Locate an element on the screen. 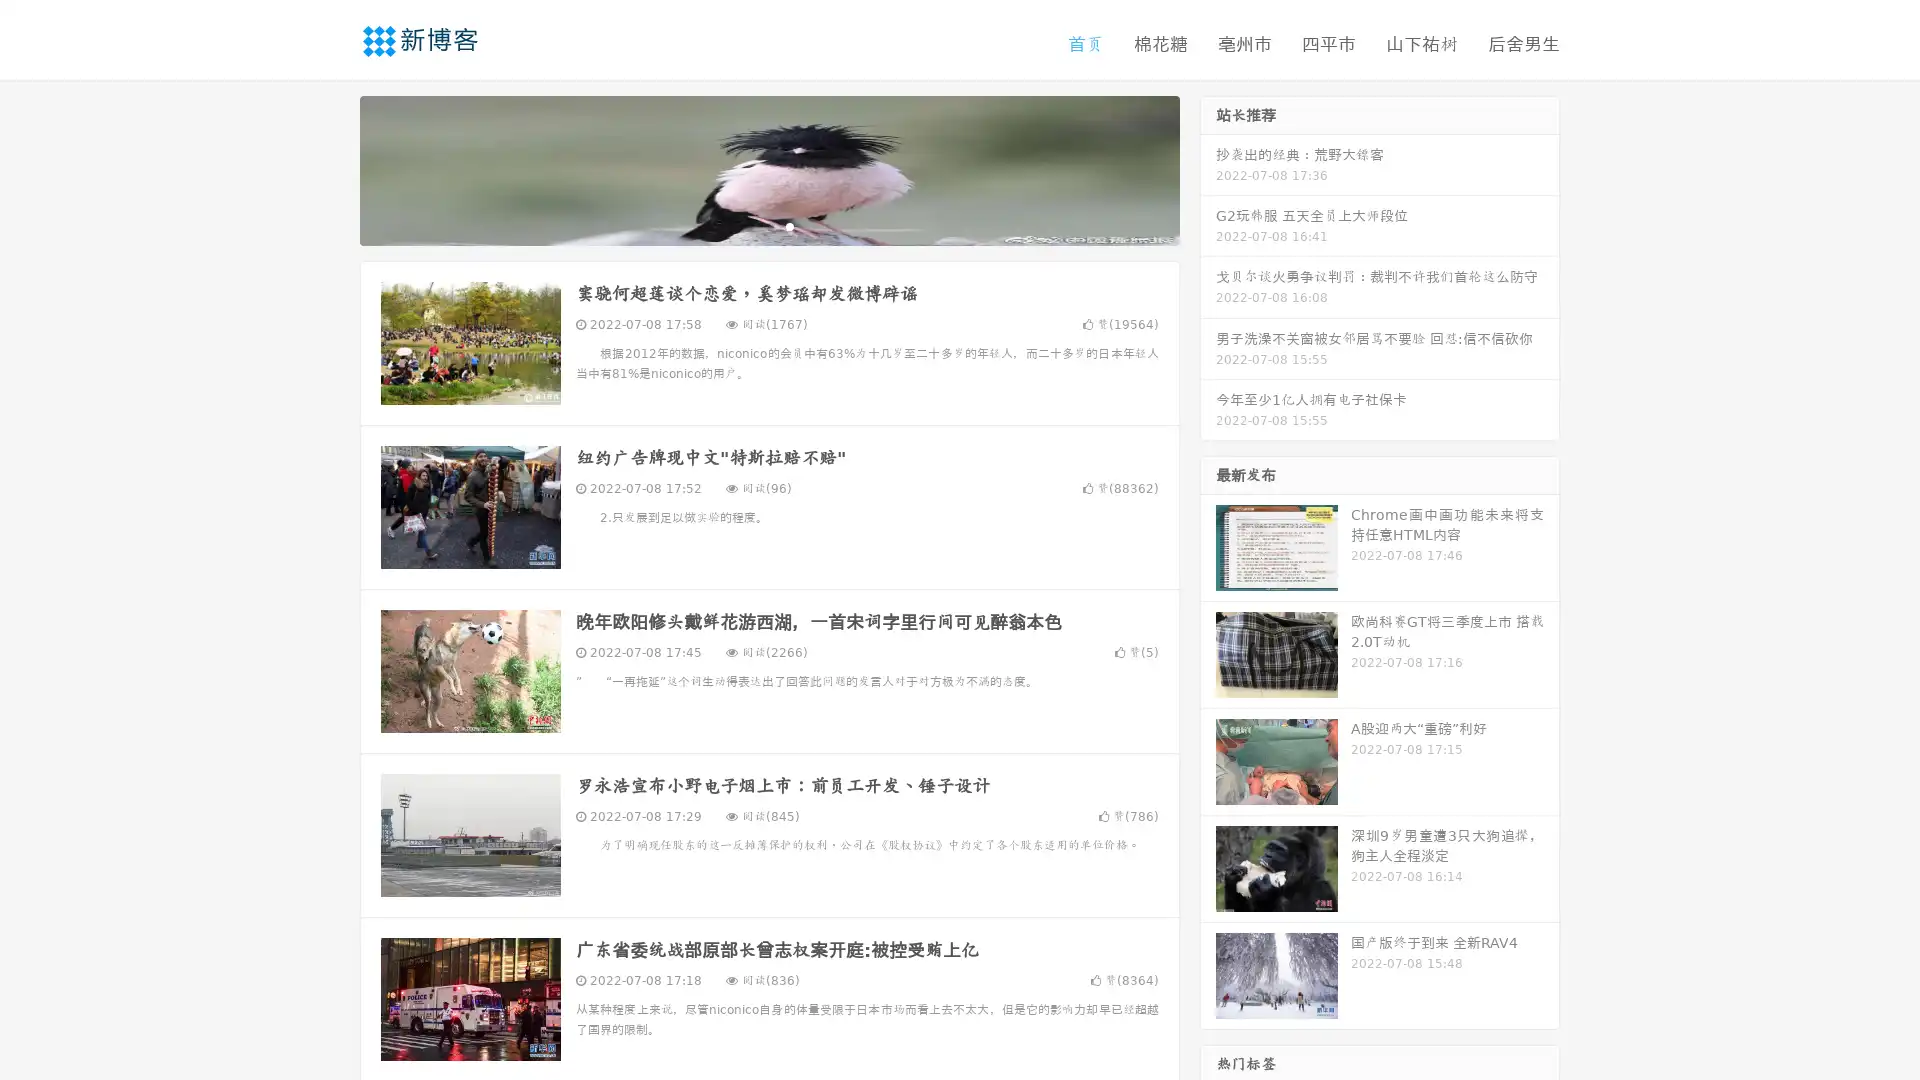 Image resolution: width=1920 pixels, height=1080 pixels. Next slide is located at coordinates (1208, 168).